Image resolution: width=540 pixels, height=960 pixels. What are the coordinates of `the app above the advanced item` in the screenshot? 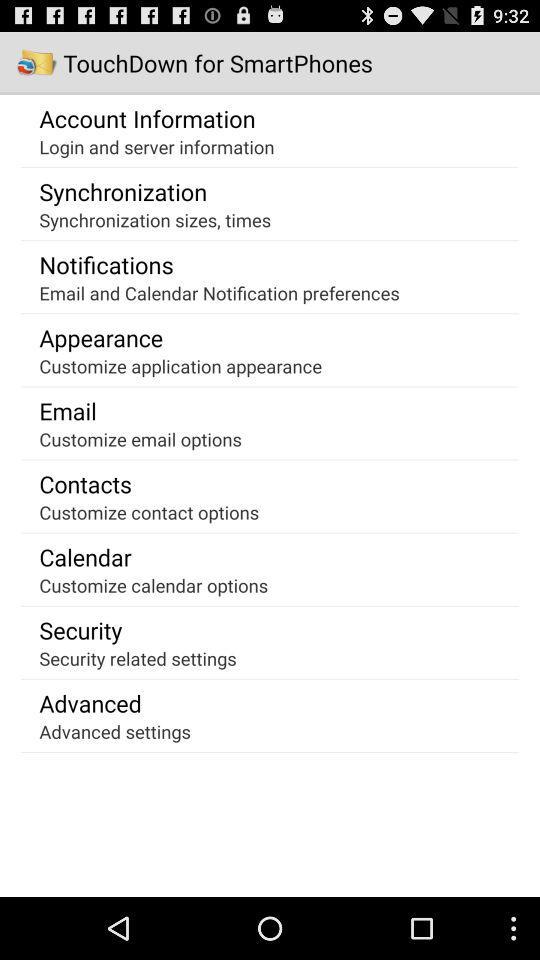 It's located at (137, 657).